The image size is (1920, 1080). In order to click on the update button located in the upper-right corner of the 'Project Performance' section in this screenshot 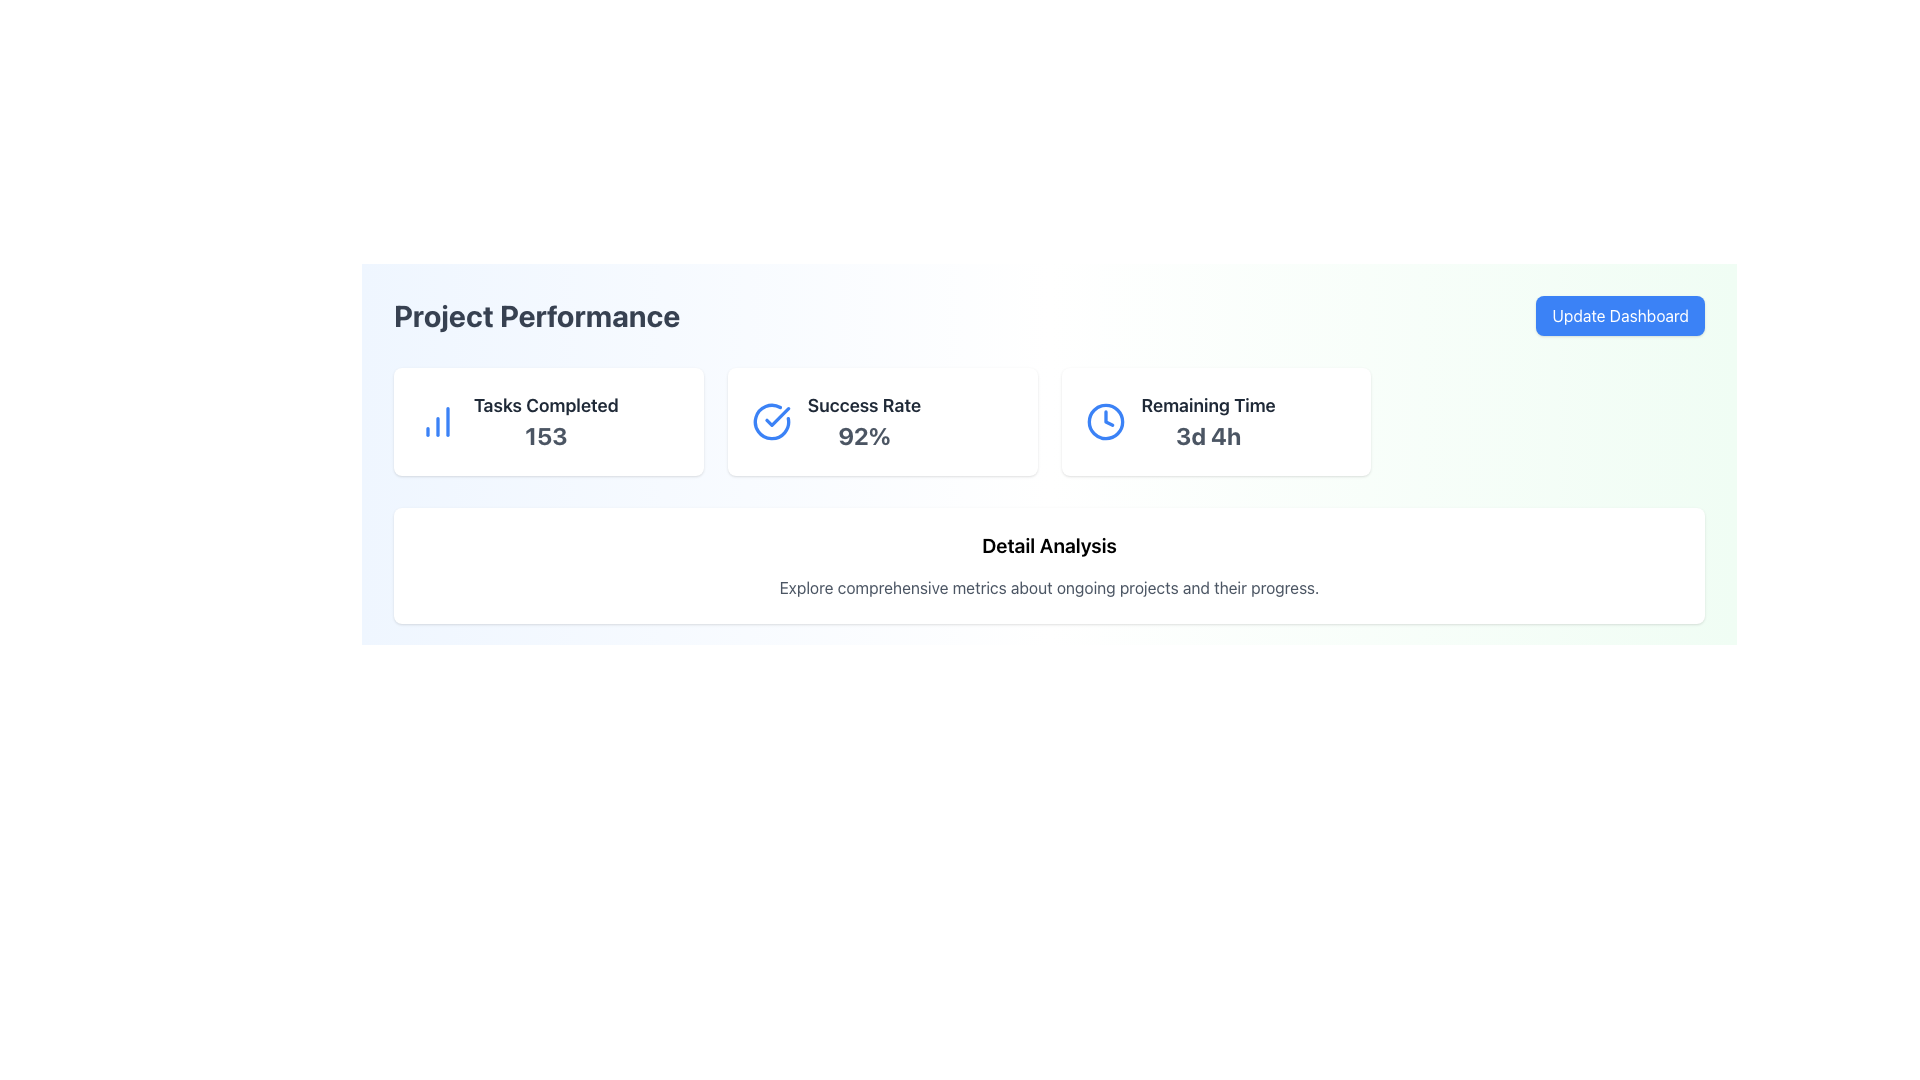, I will do `click(1620, 315)`.